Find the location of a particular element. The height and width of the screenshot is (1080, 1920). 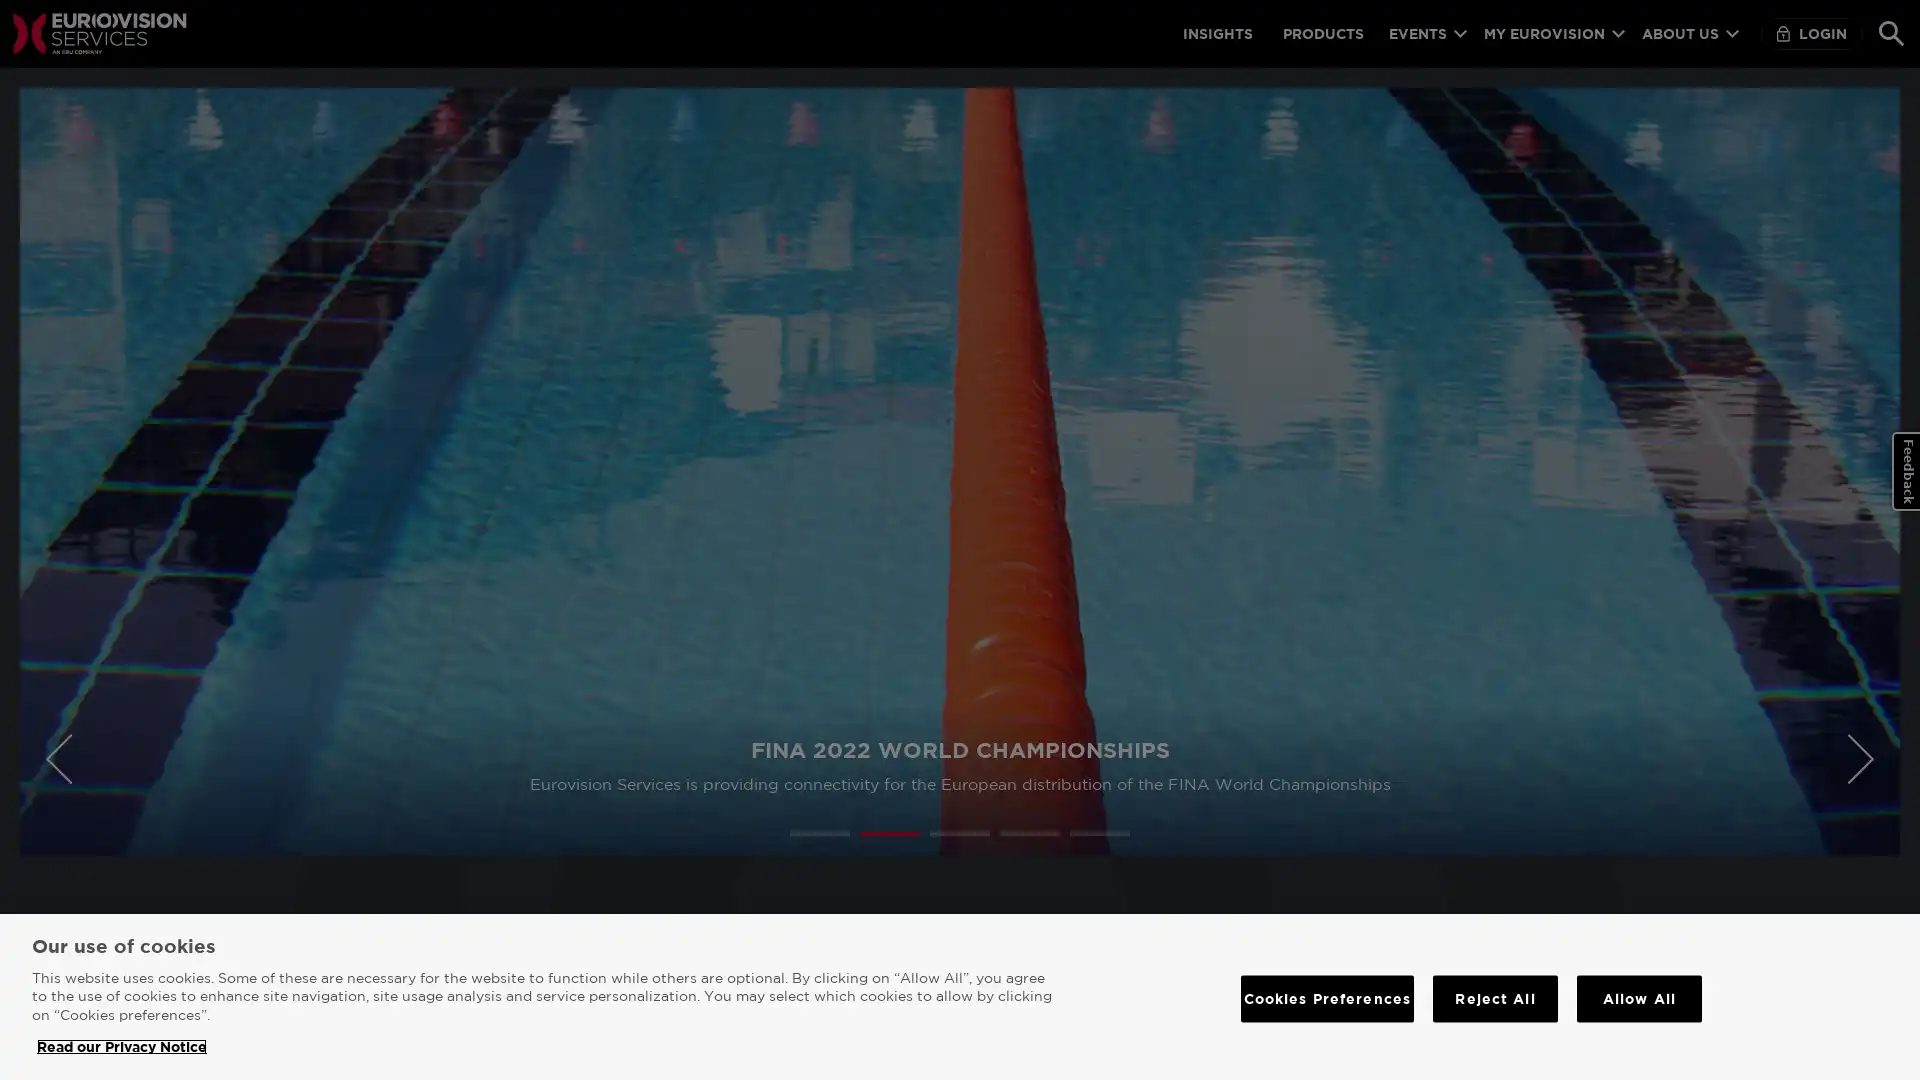

Cookies Preferences is located at coordinates (1326, 998).